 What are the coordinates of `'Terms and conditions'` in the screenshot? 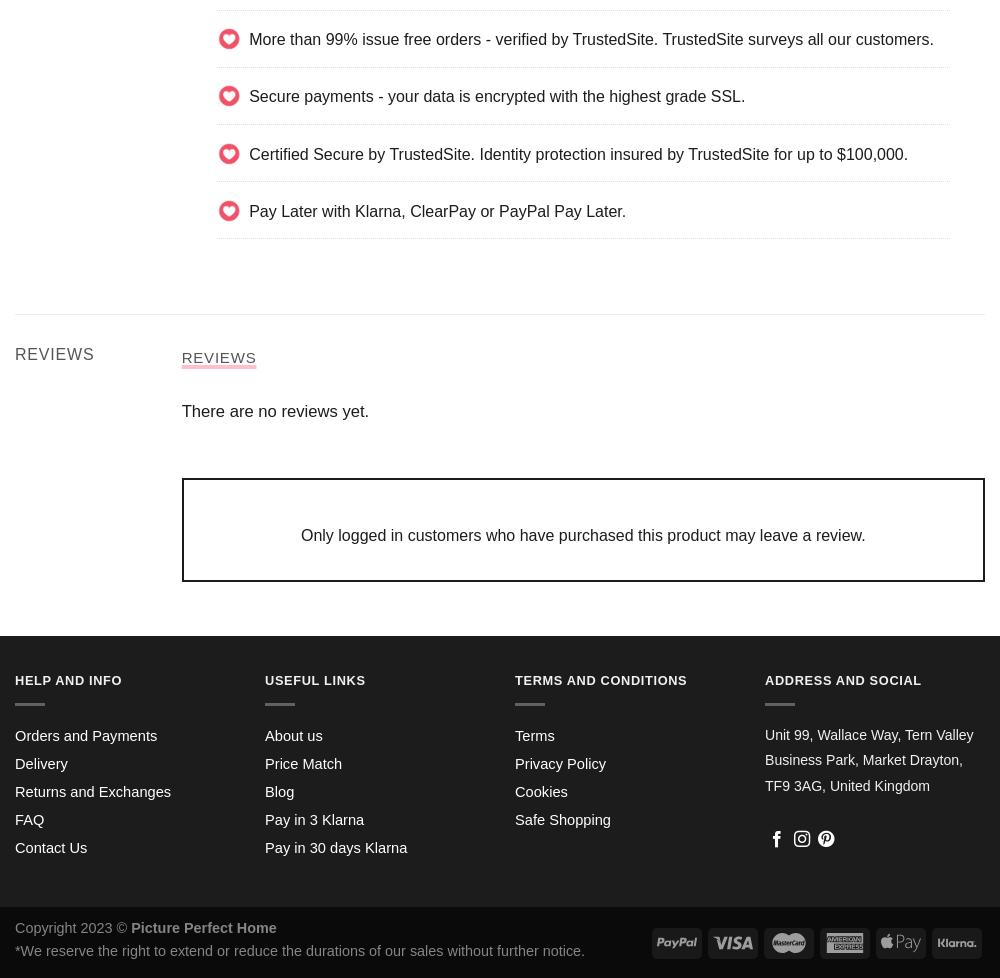 It's located at (600, 679).